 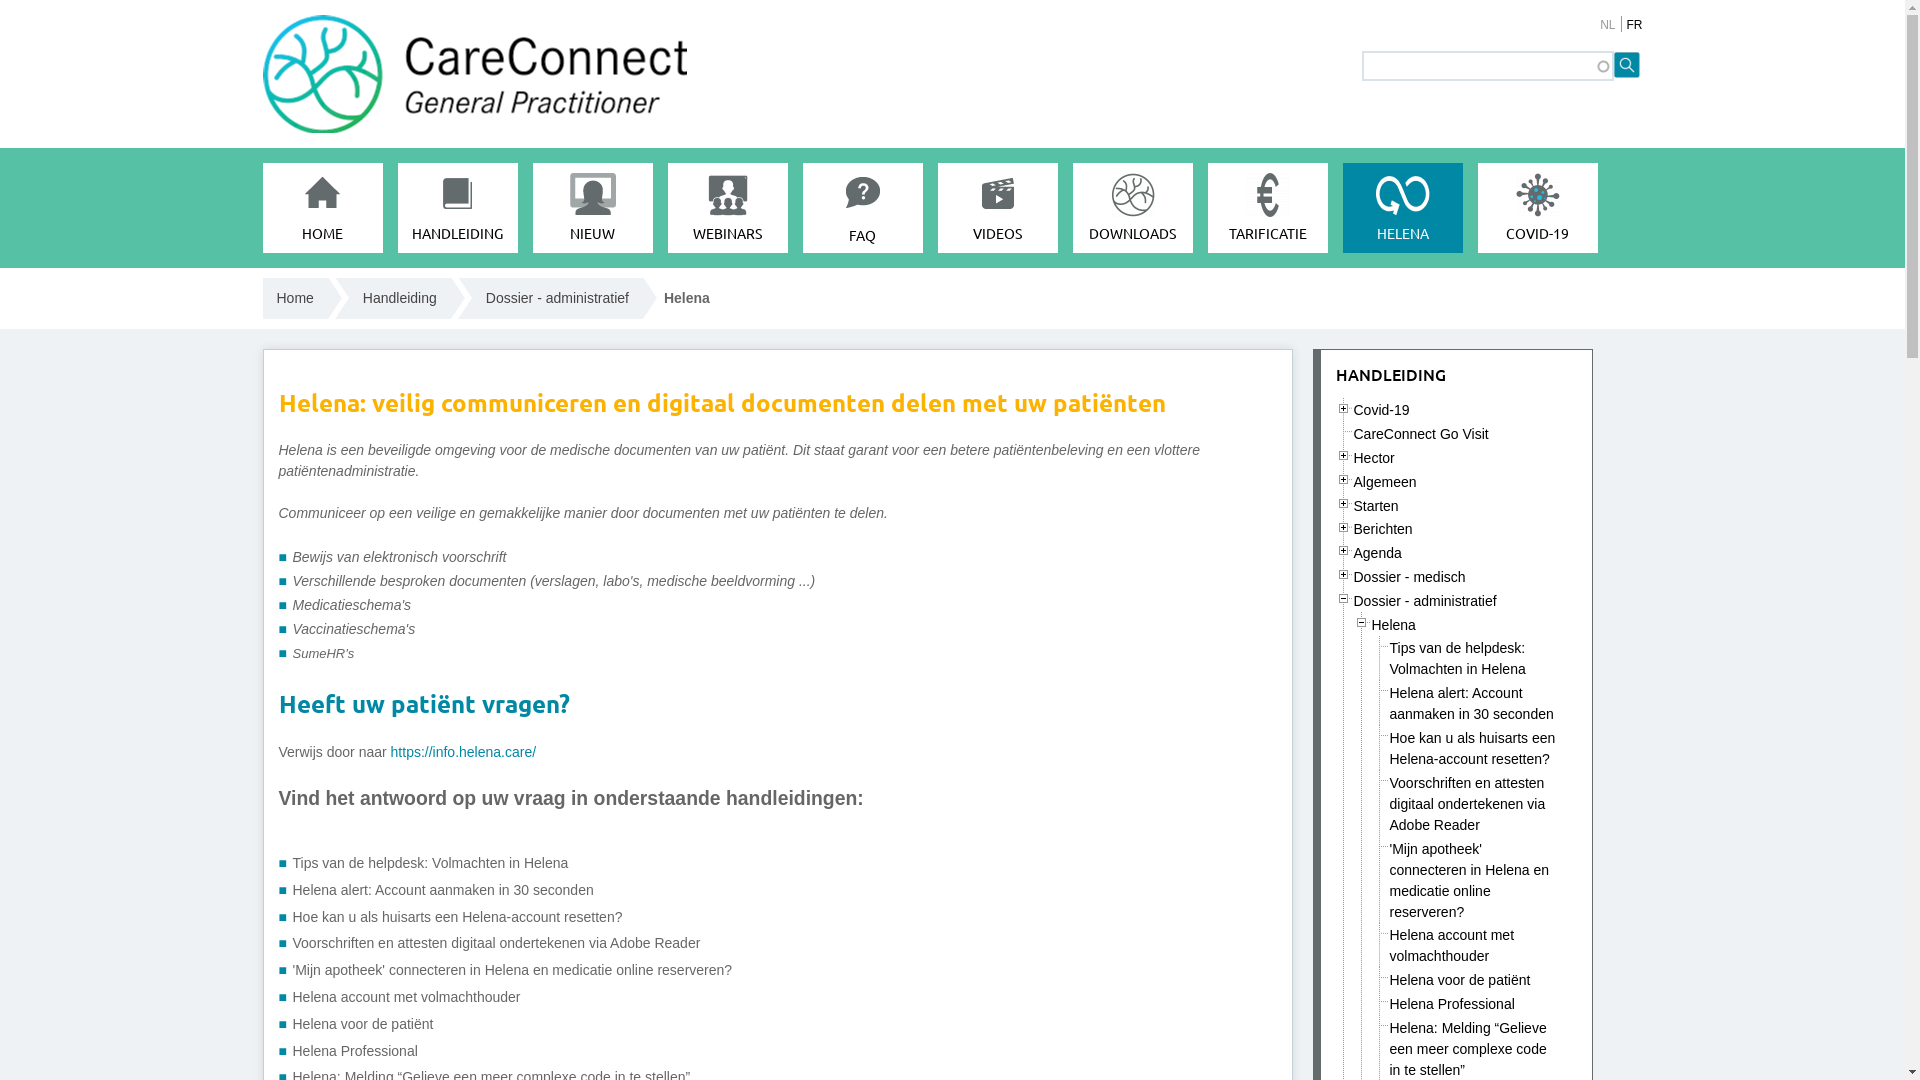 I want to click on 'Home', so click(x=261, y=298).